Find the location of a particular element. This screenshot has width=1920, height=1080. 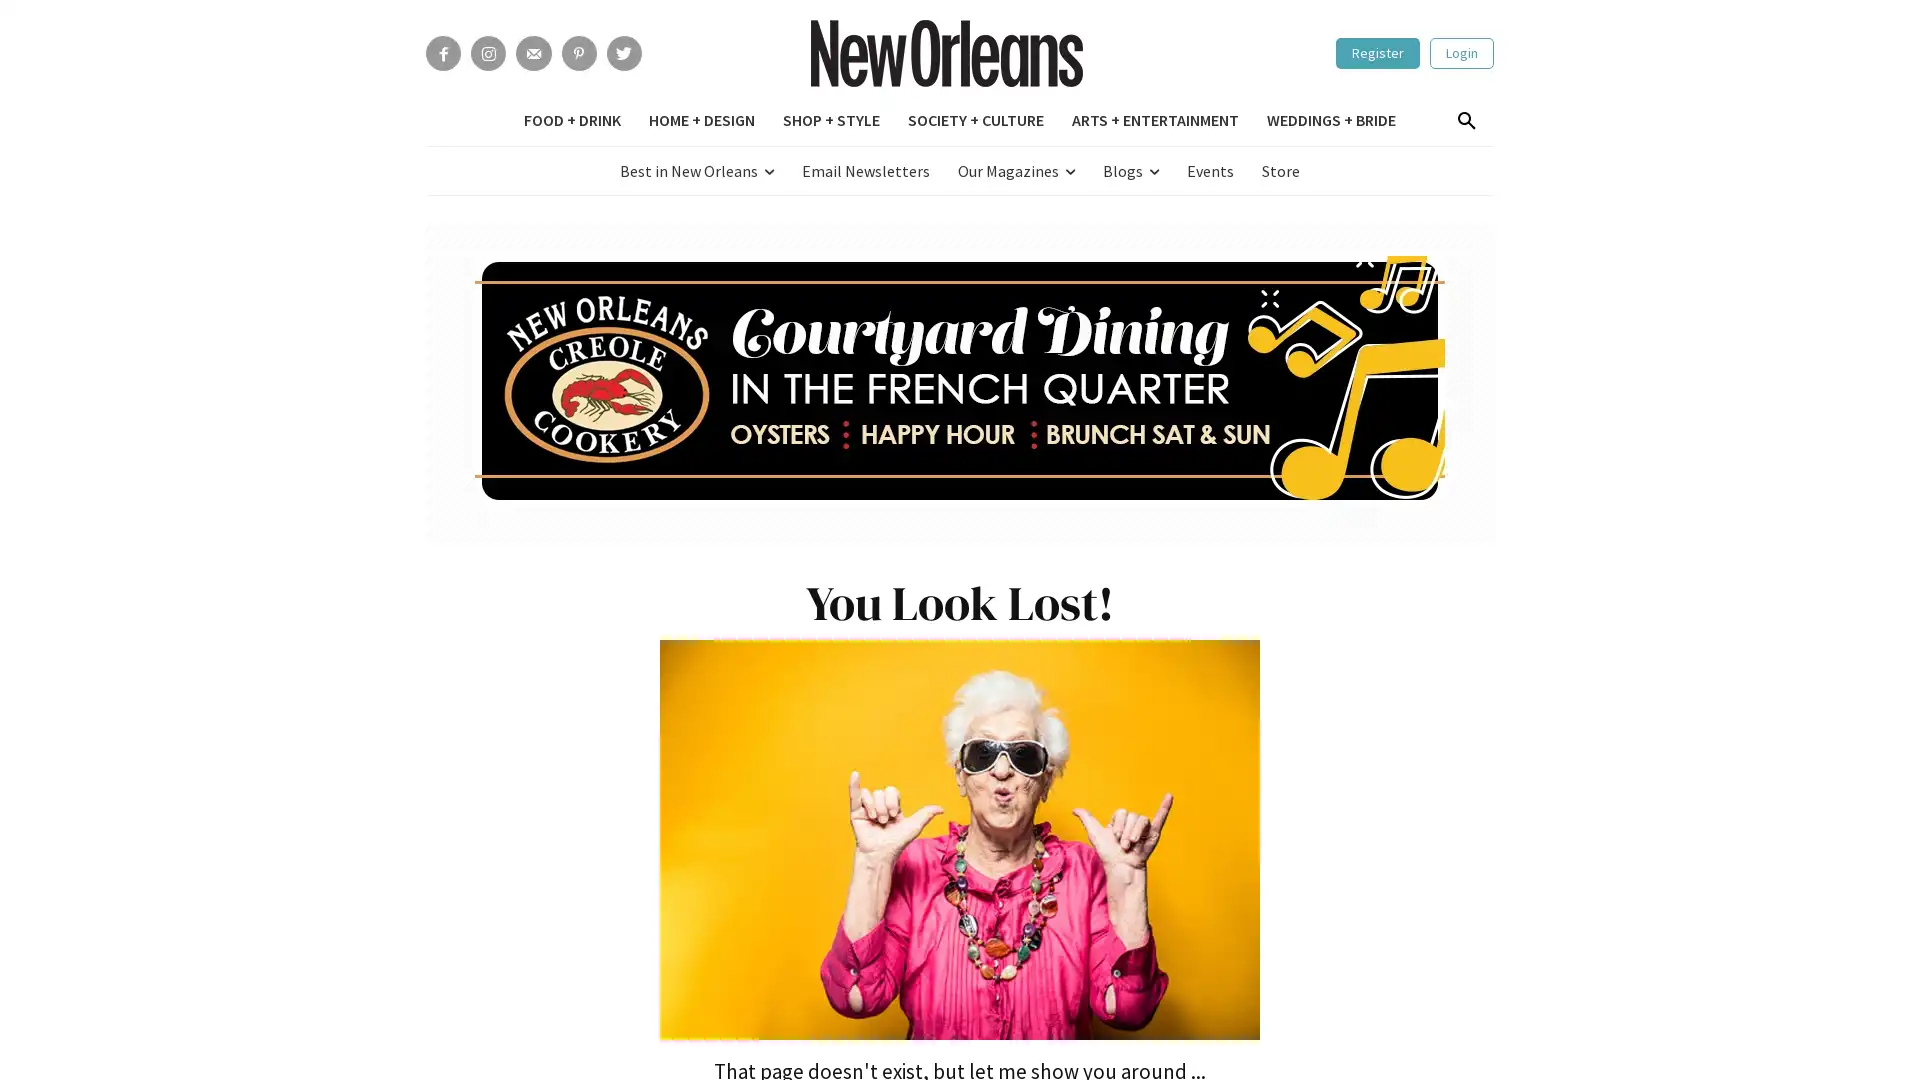

Search is located at coordinates (1465, 122).